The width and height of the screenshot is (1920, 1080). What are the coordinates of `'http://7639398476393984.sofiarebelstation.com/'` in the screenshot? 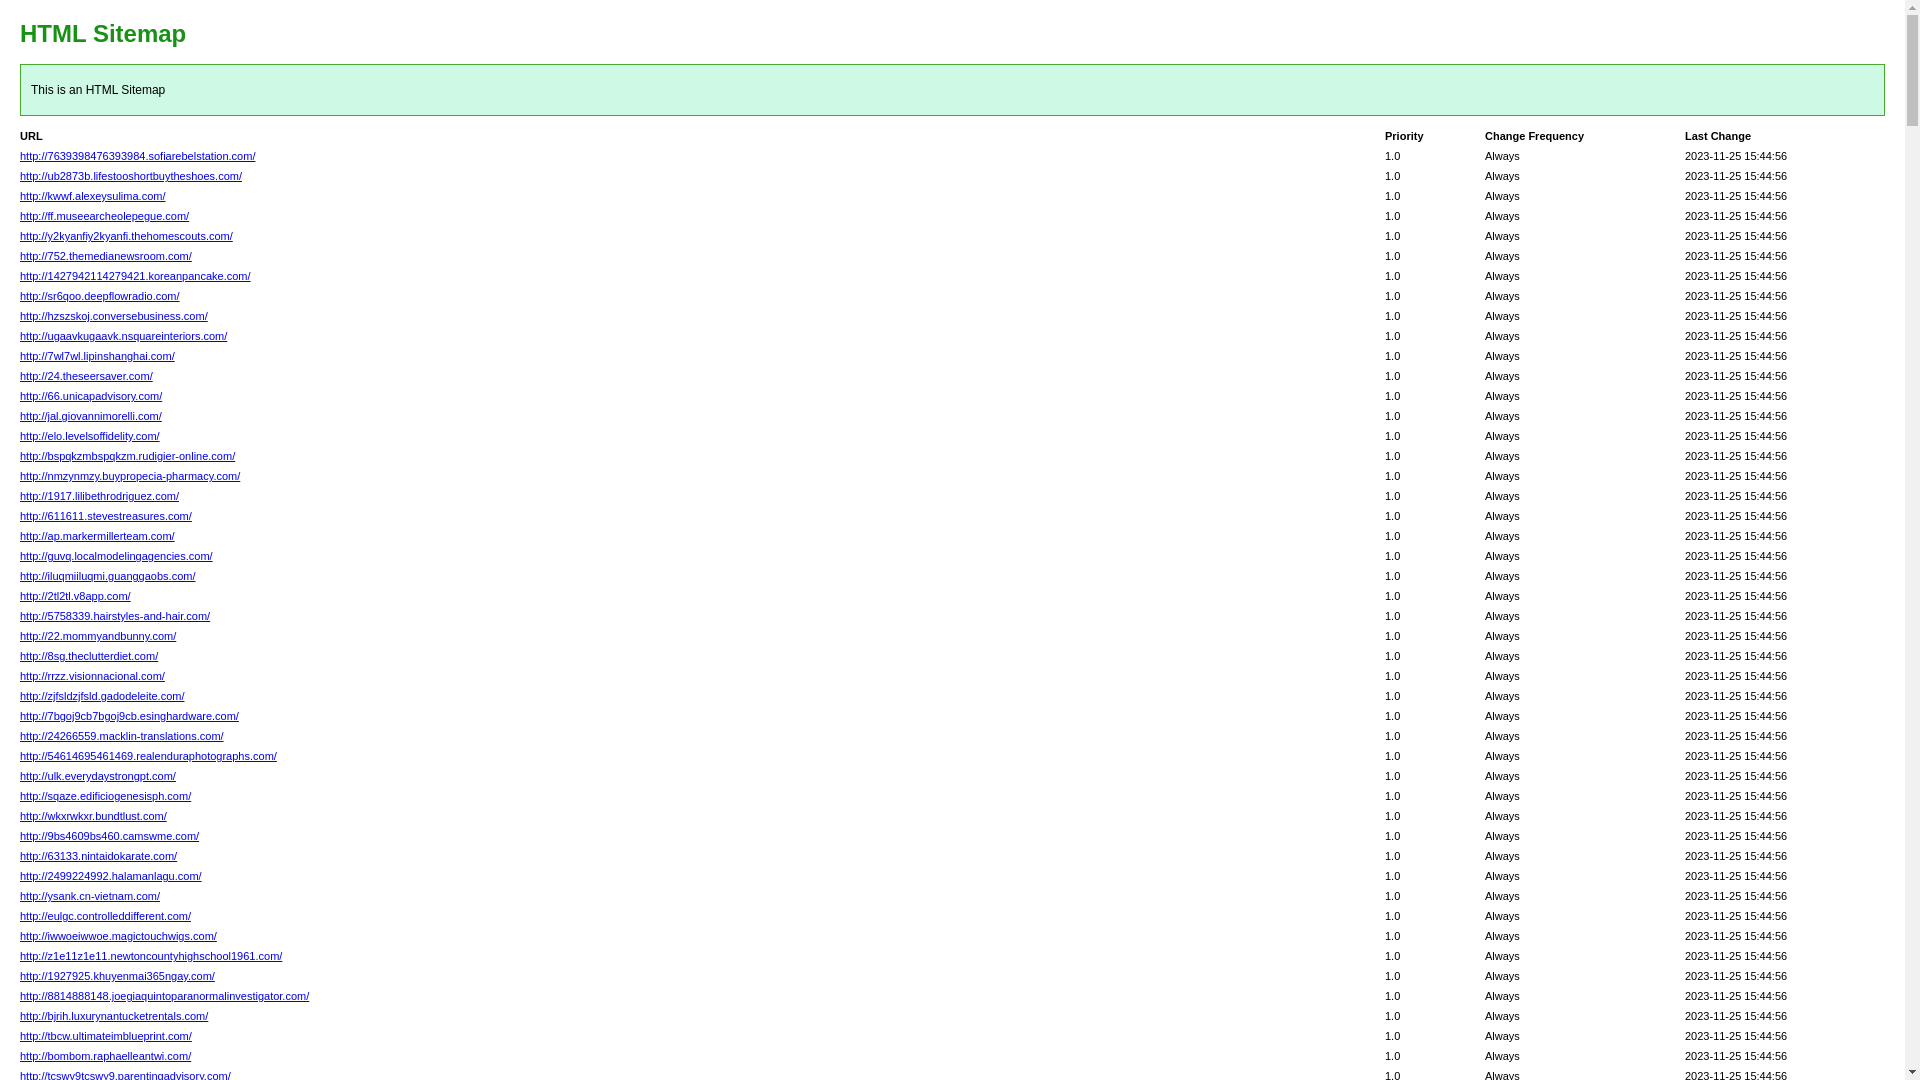 It's located at (136, 154).